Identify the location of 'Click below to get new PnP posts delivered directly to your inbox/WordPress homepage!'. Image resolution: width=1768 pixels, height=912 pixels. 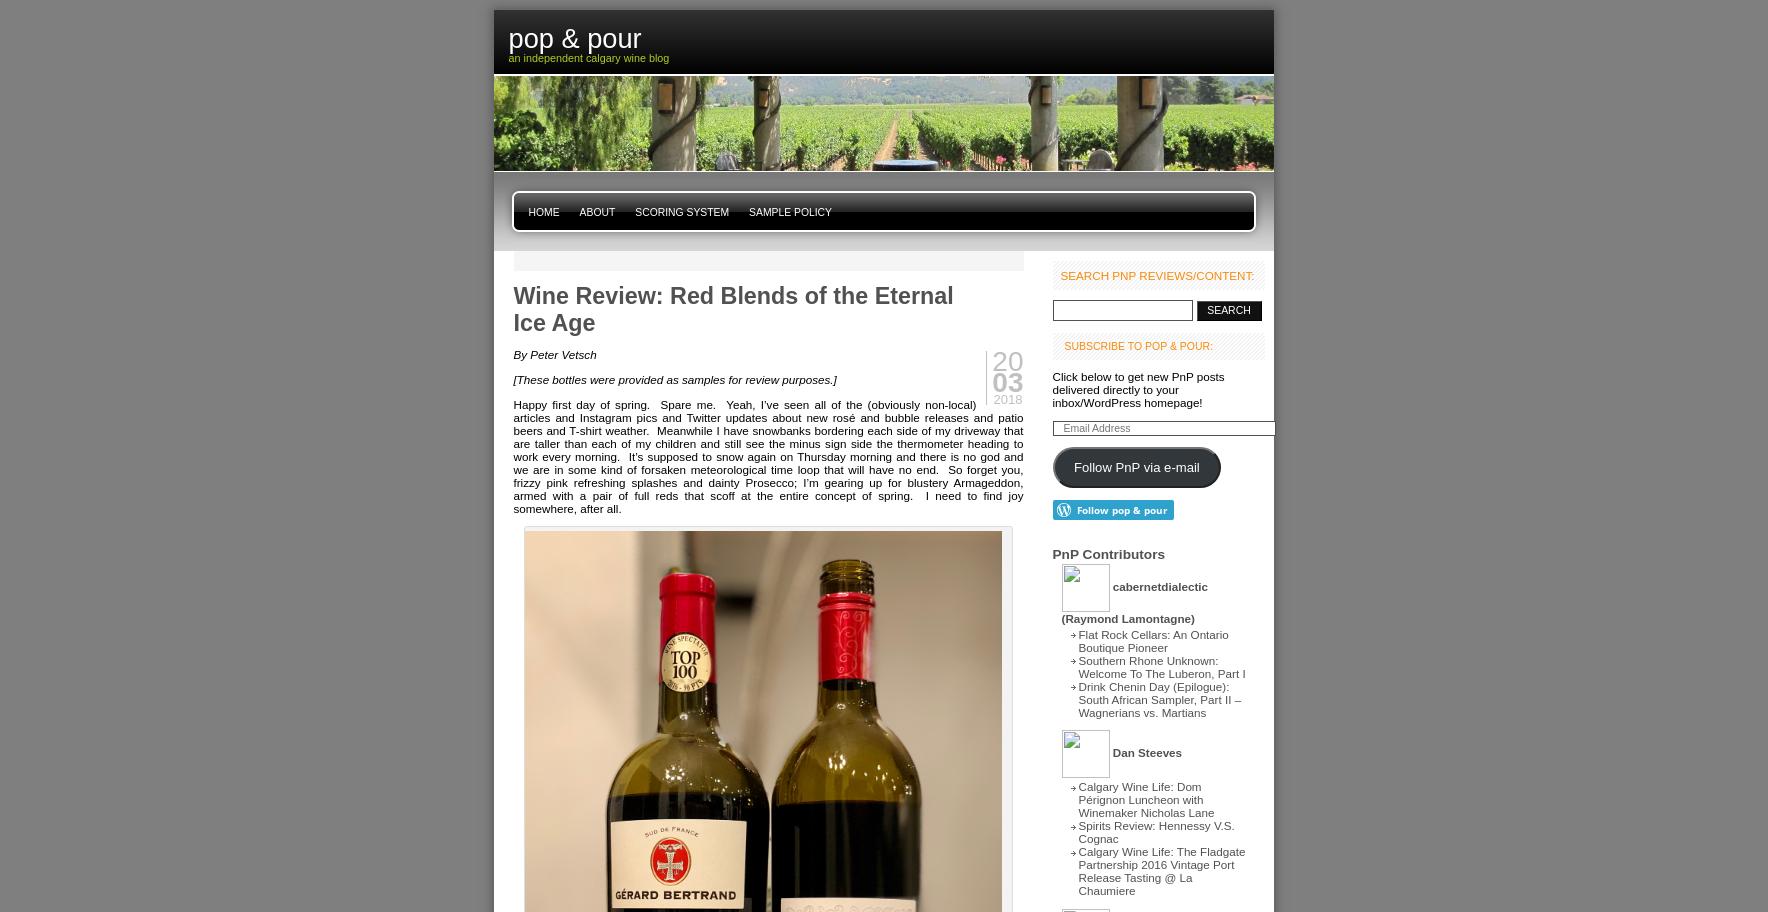
(1138, 389).